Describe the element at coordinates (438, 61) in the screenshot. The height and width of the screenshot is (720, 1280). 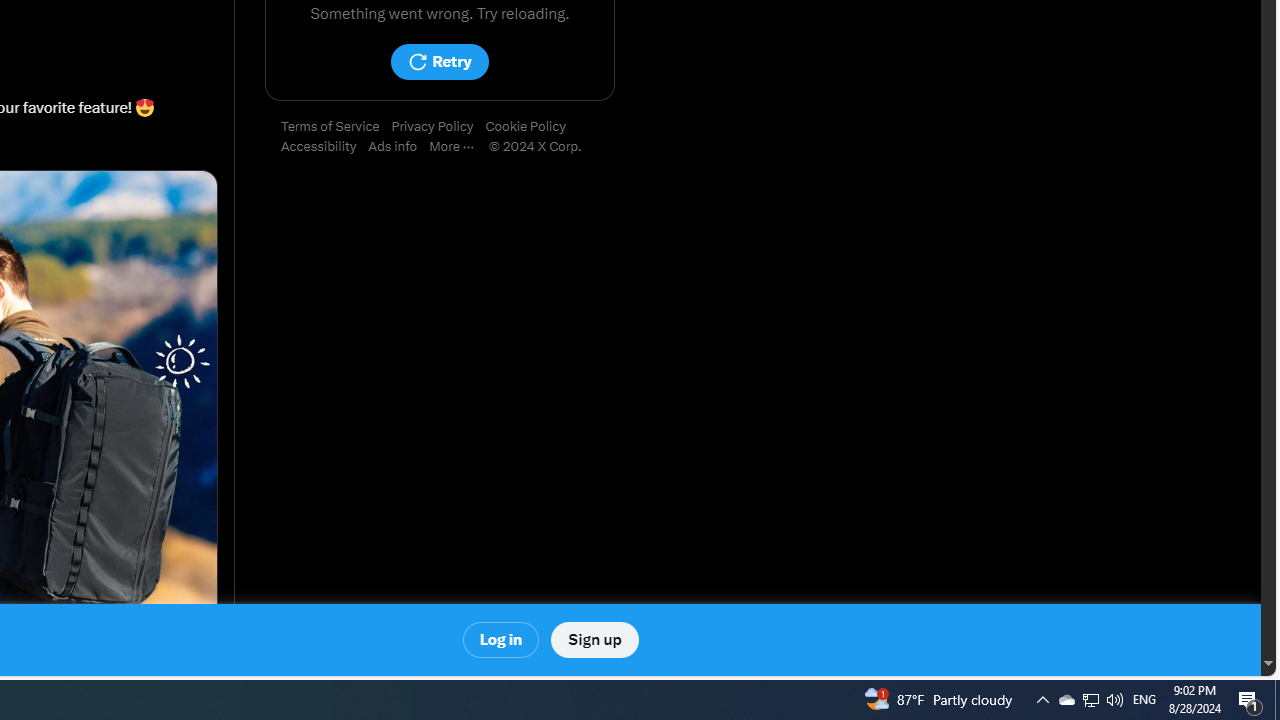
I see `'Retry'` at that location.